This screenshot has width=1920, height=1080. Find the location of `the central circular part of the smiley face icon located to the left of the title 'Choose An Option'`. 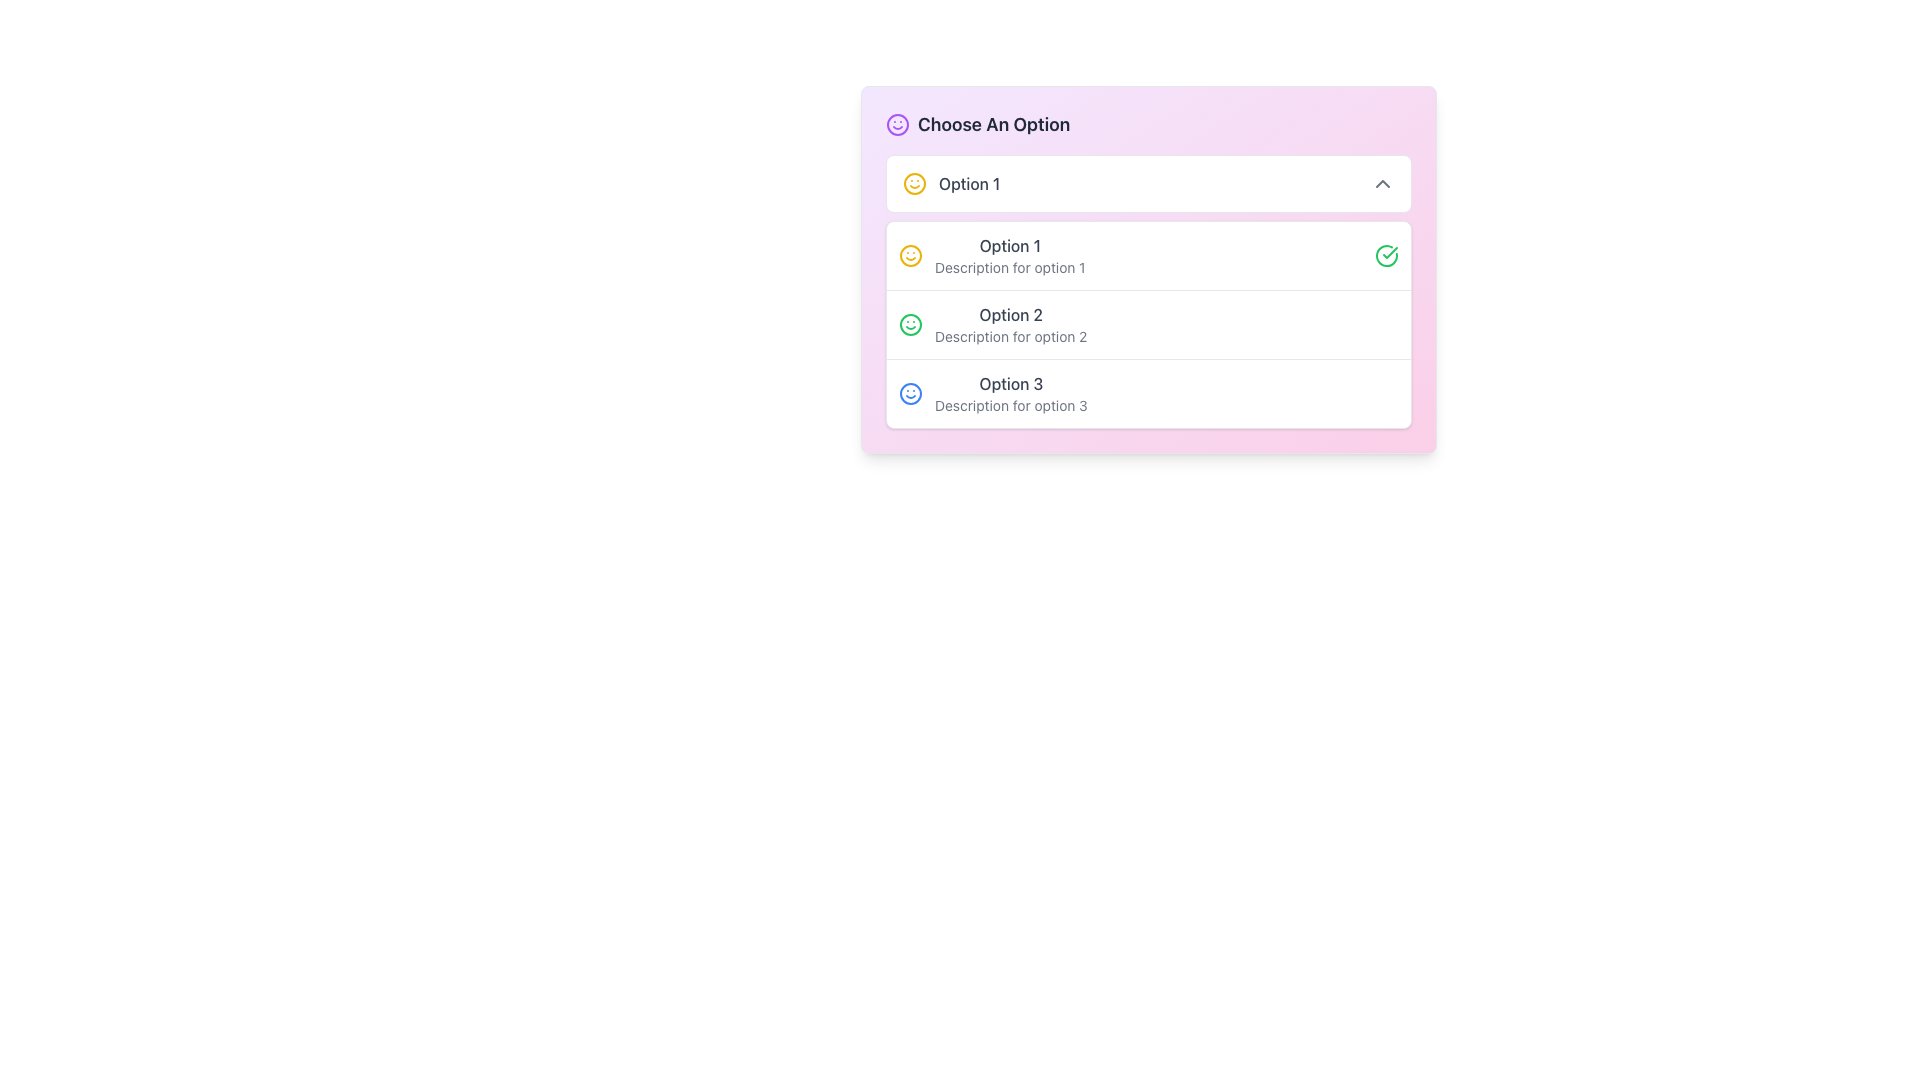

the central circular part of the smiley face icon located to the left of the title 'Choose An Option' is located at coordinates (896, 124).